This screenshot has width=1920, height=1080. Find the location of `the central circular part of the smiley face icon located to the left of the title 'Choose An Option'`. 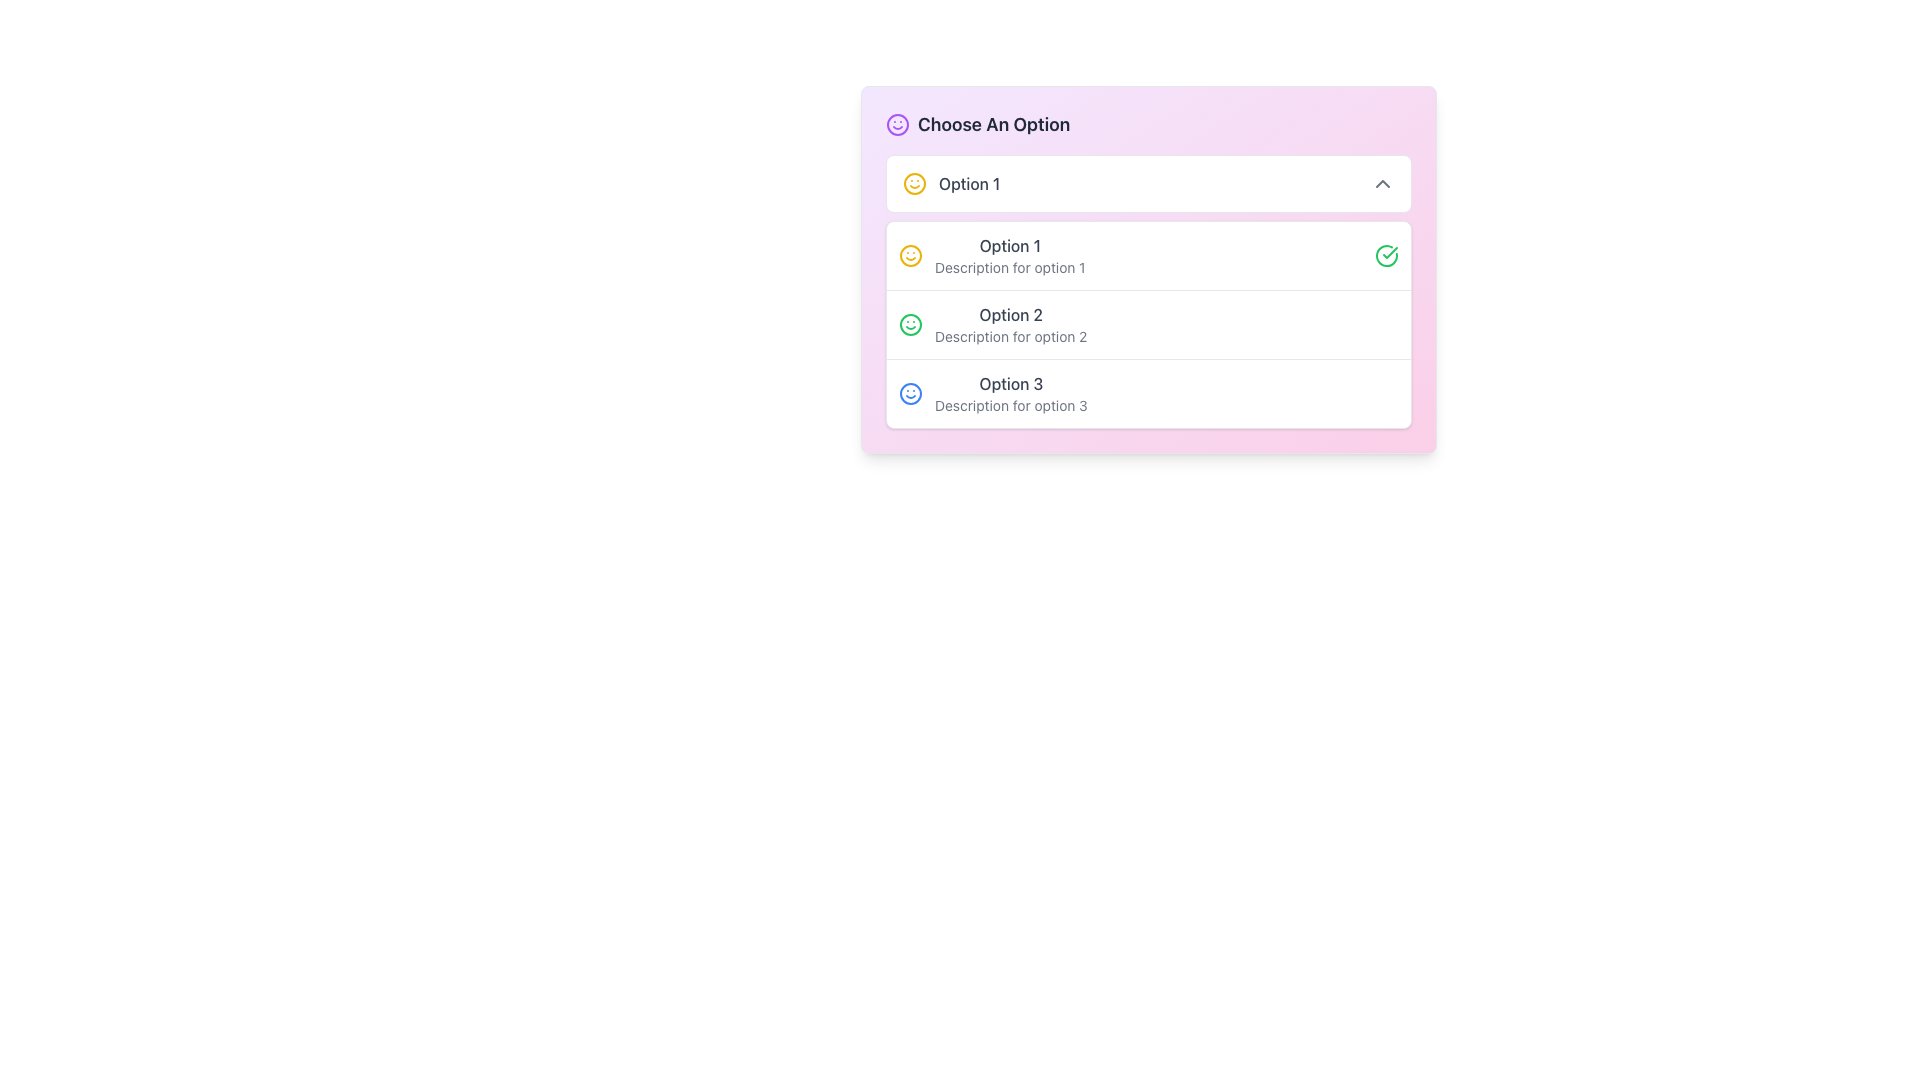

the central circular part of the smiley face icon located to the left of the title 'Choose An Option' is located at coordinates (896, 124).